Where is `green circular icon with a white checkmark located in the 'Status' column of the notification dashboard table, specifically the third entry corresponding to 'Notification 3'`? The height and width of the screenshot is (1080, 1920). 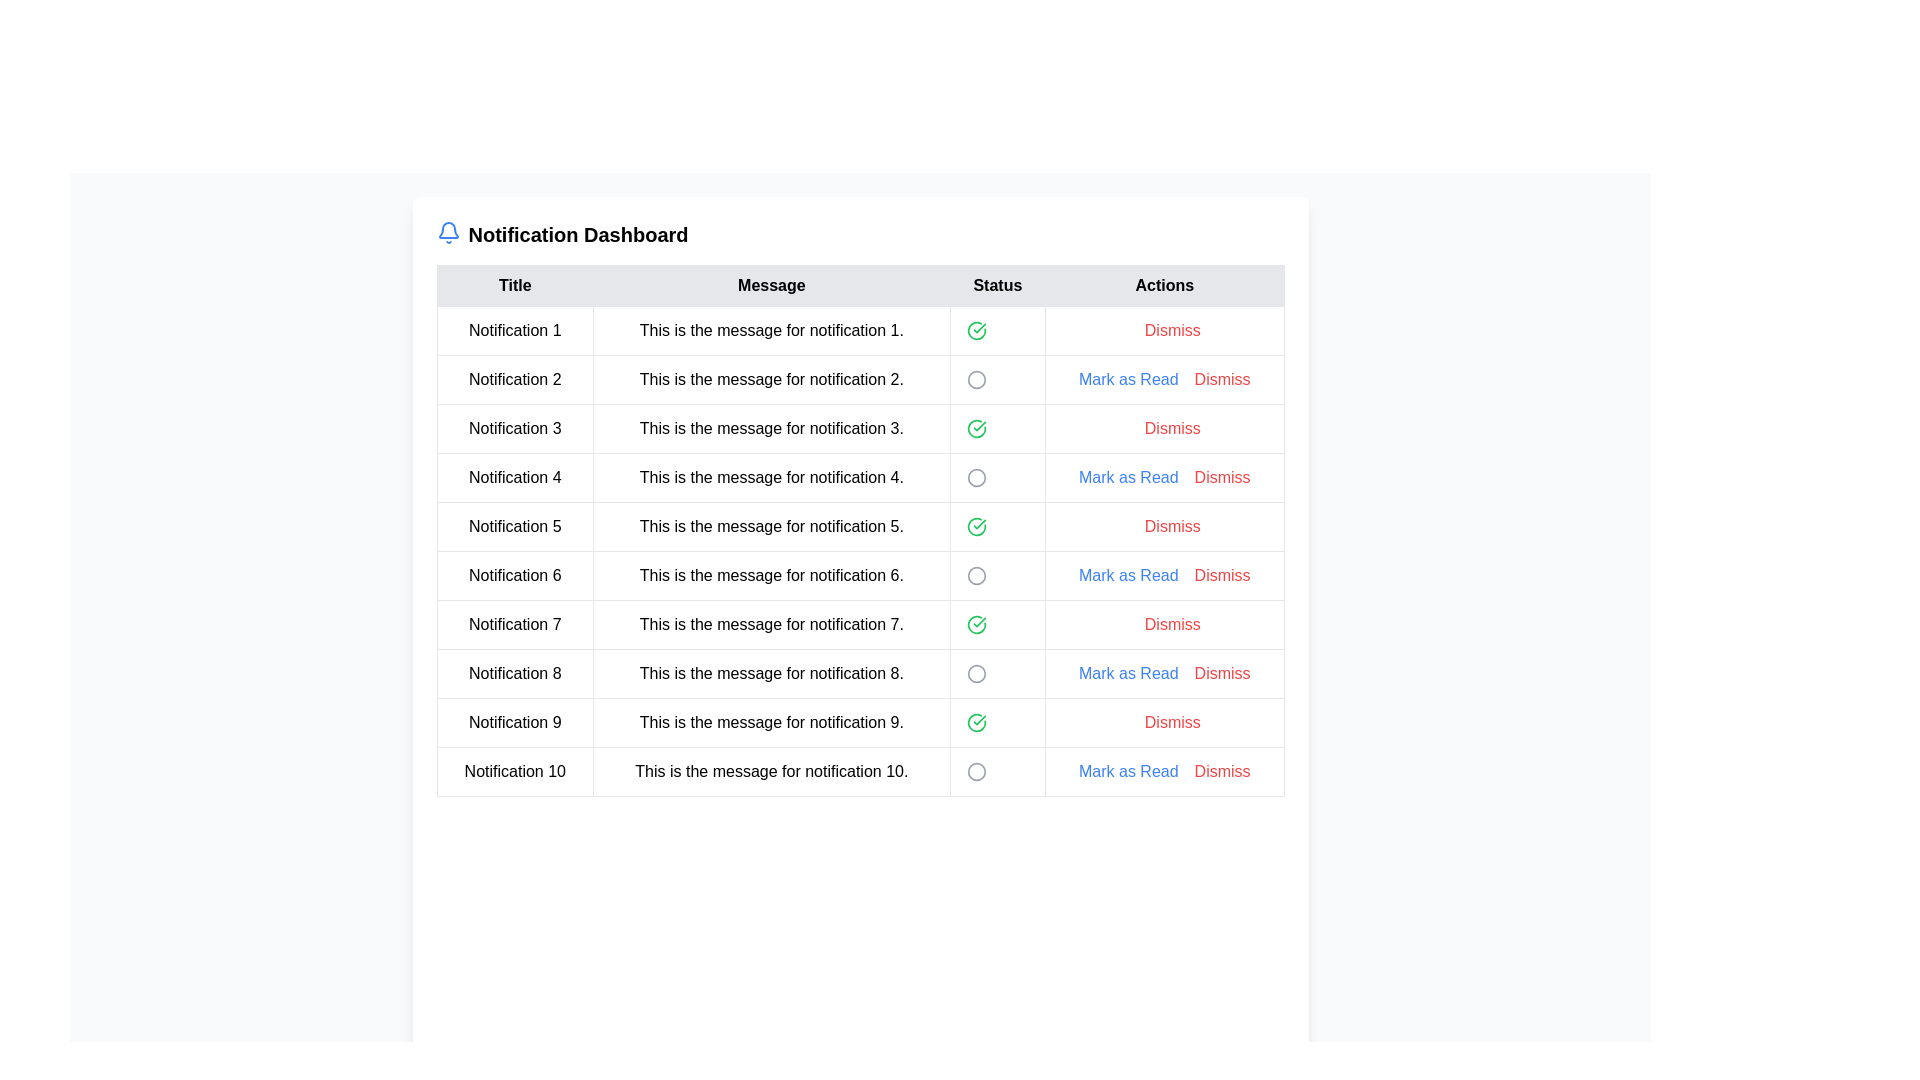
green circular icon with a white checkmark located in the 'Status' column of the notification dashboard table, specifically the third entry corresponding to 'Notification 3' is located at coordinates (997, 427).